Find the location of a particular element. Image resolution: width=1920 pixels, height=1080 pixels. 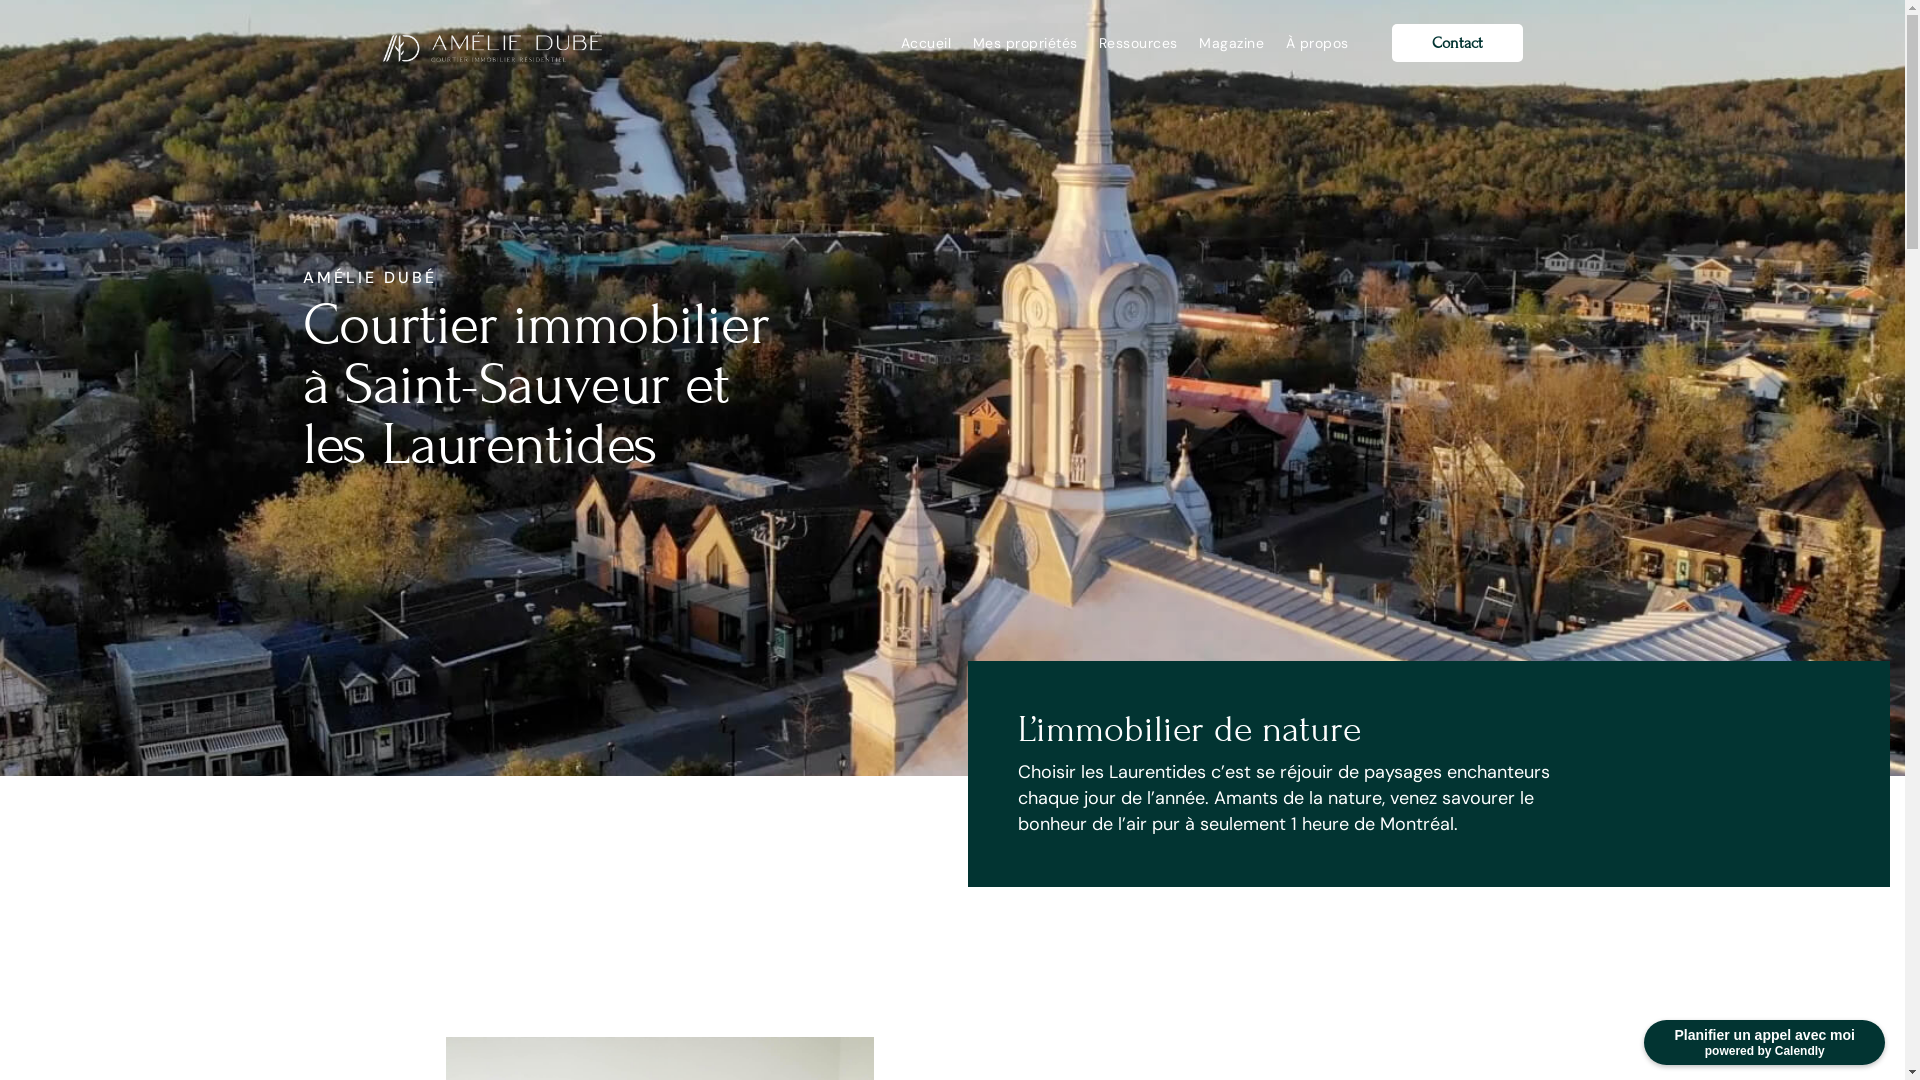

'Ressources' is located at coordinates (1098, 42).